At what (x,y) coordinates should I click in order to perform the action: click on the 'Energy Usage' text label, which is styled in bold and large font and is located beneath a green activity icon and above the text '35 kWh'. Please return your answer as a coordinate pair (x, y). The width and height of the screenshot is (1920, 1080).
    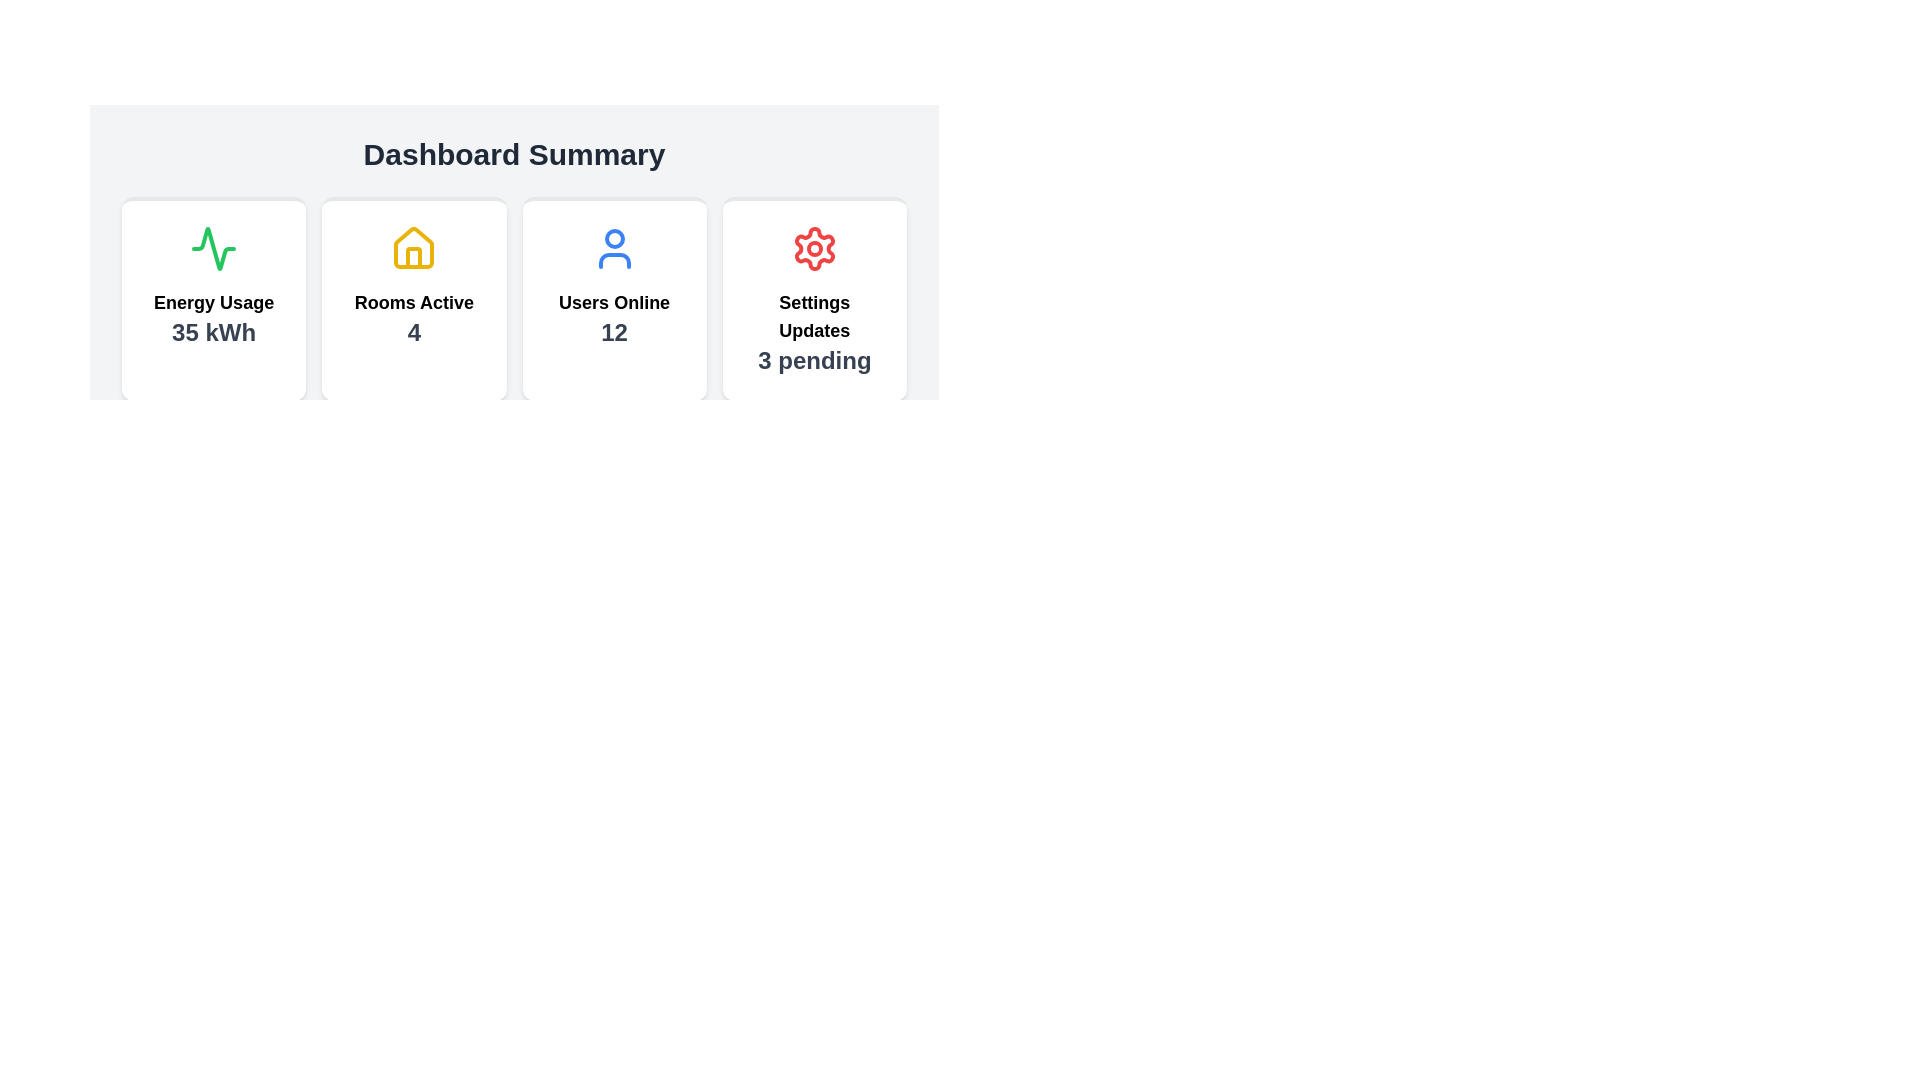
    Looking at the image, I should click on (214, 303).